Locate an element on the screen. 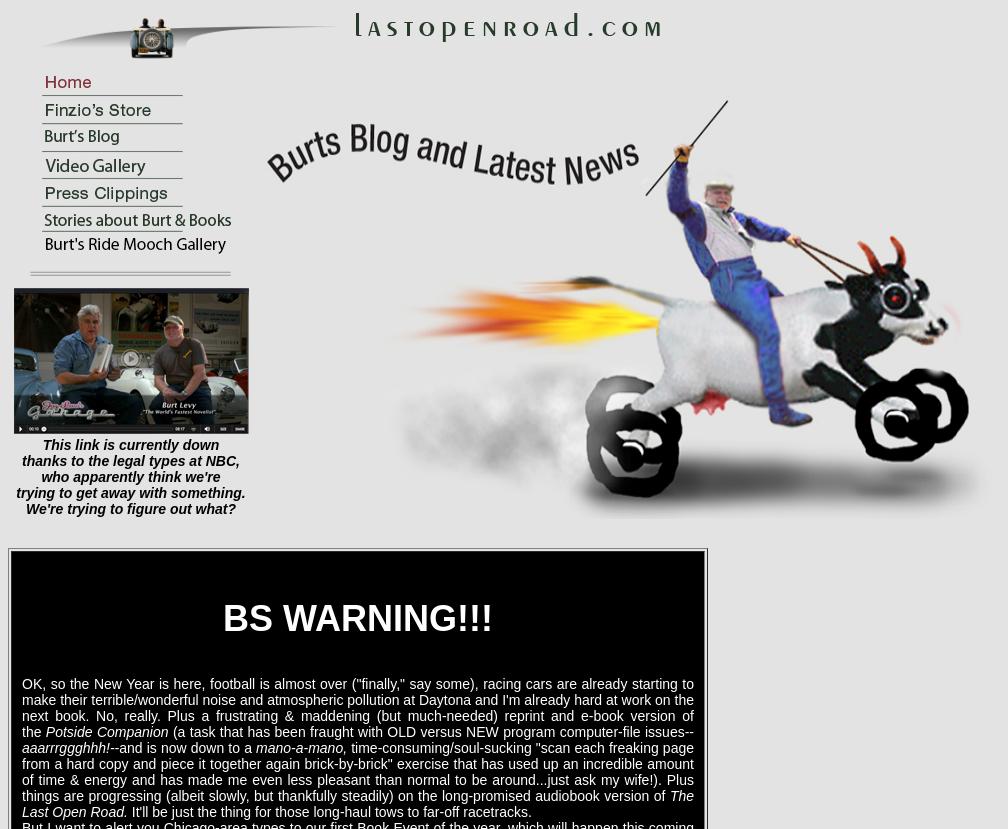  'aaarrrggghhh!--' is located at coordinates (70, 747).